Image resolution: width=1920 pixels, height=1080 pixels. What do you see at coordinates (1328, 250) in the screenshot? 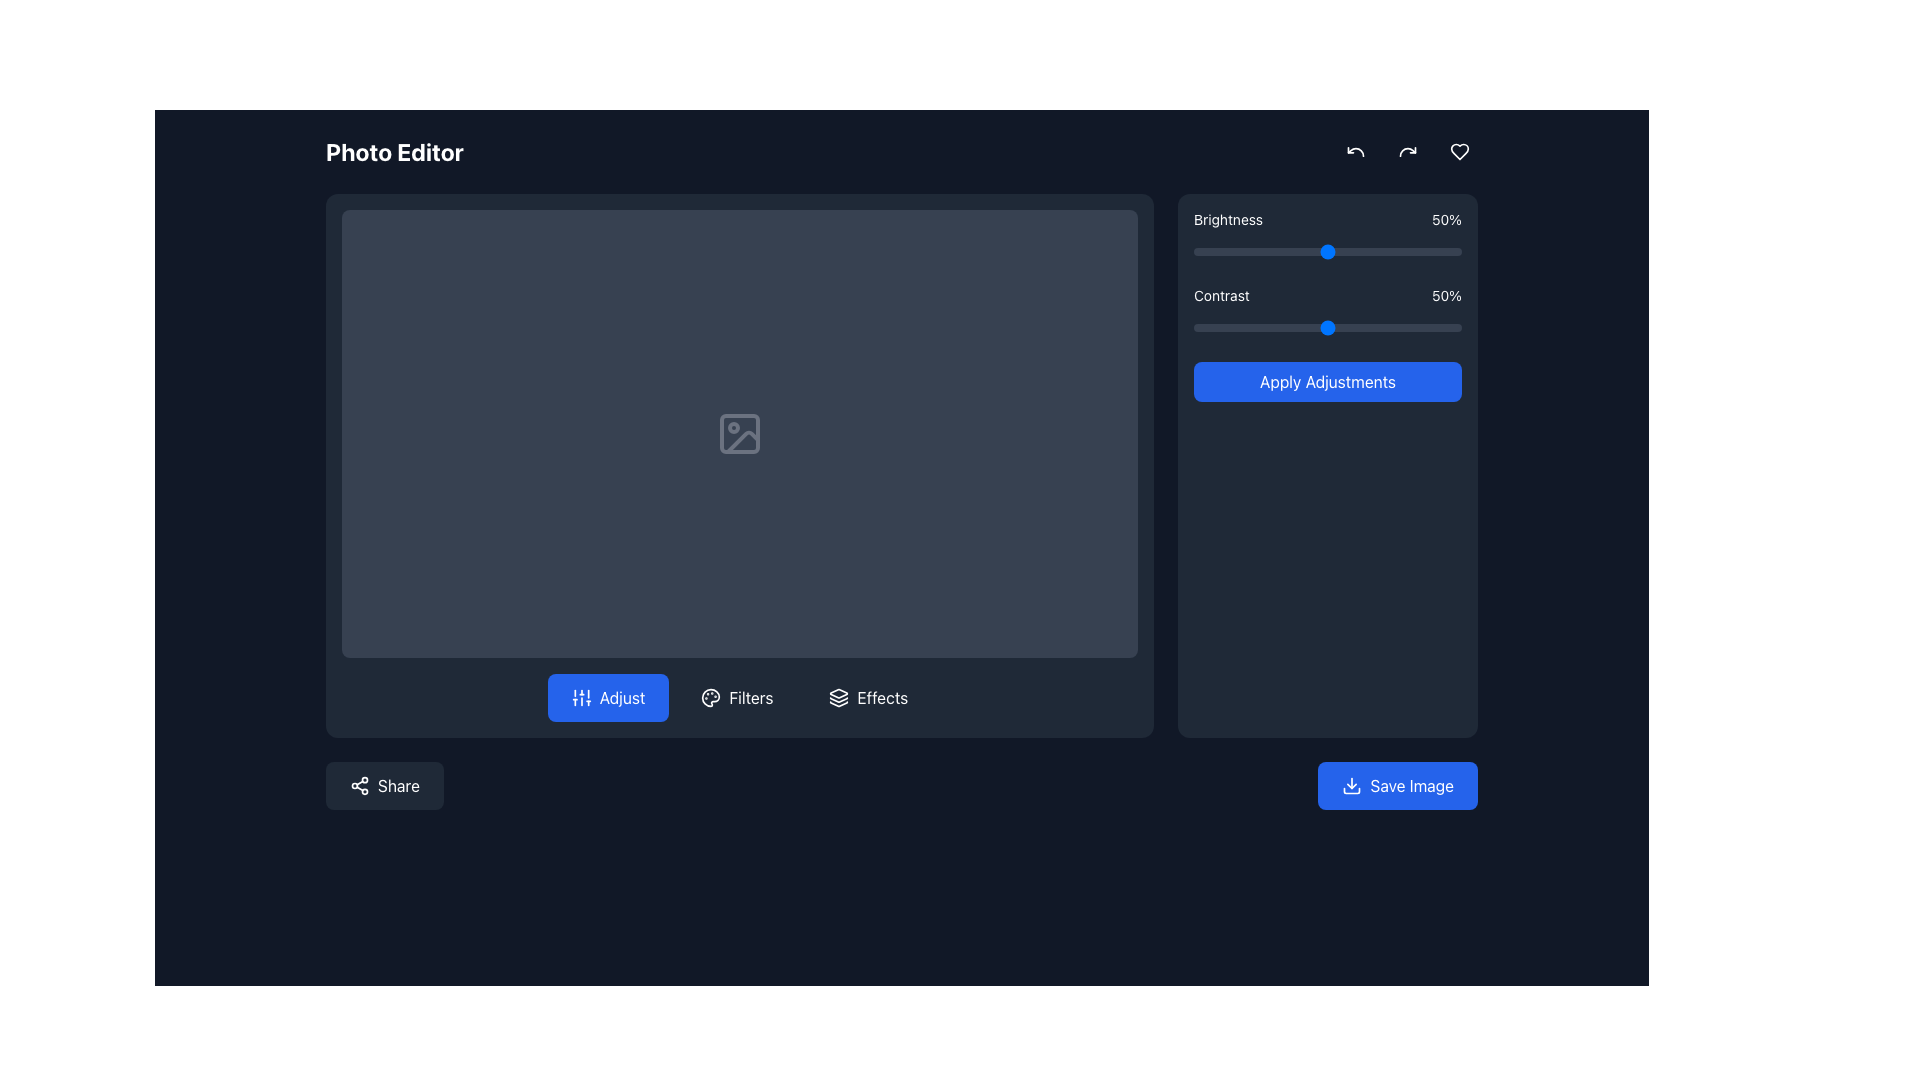
I see `the horizontal range slider control with a blue knob, located below the 'Brightness' label and '50%' display` at bounding box center [1328, 250].